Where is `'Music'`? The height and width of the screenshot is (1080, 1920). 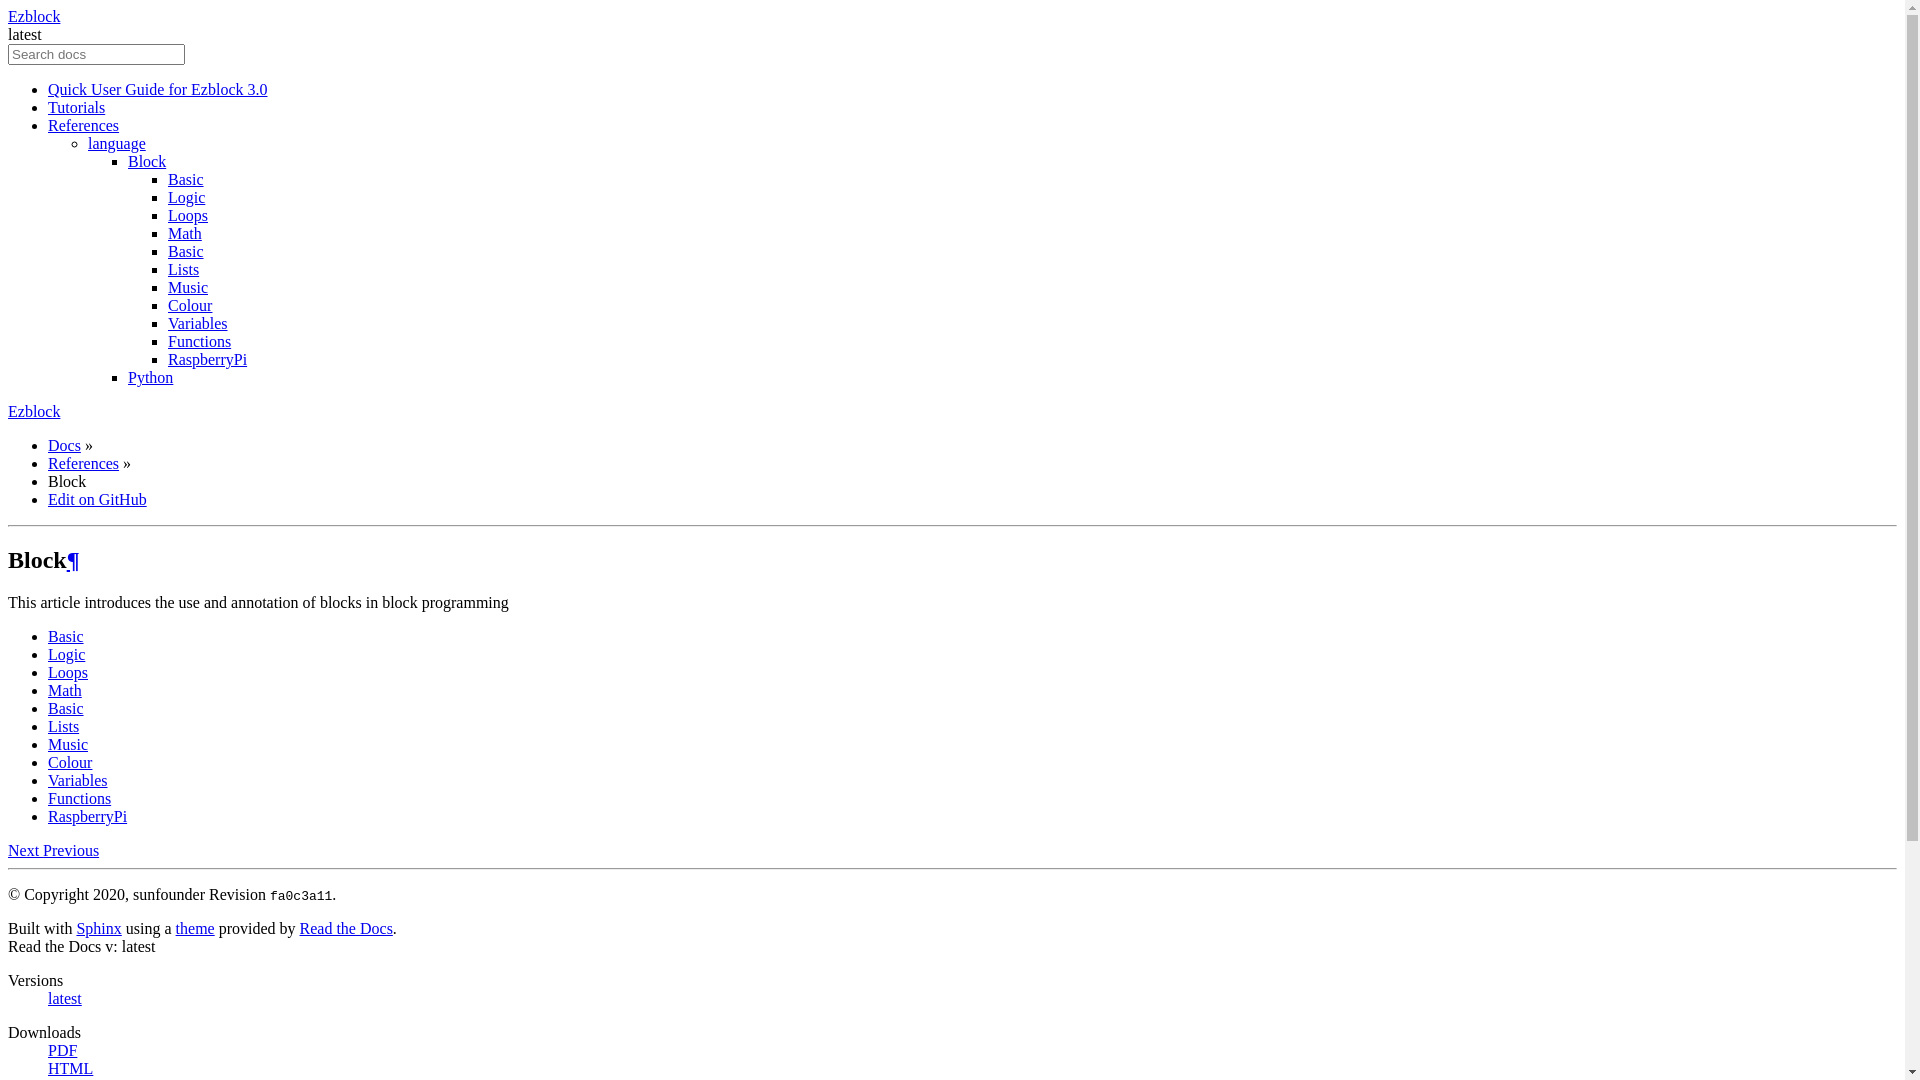
'Music' is located at coordinates (67, 744).